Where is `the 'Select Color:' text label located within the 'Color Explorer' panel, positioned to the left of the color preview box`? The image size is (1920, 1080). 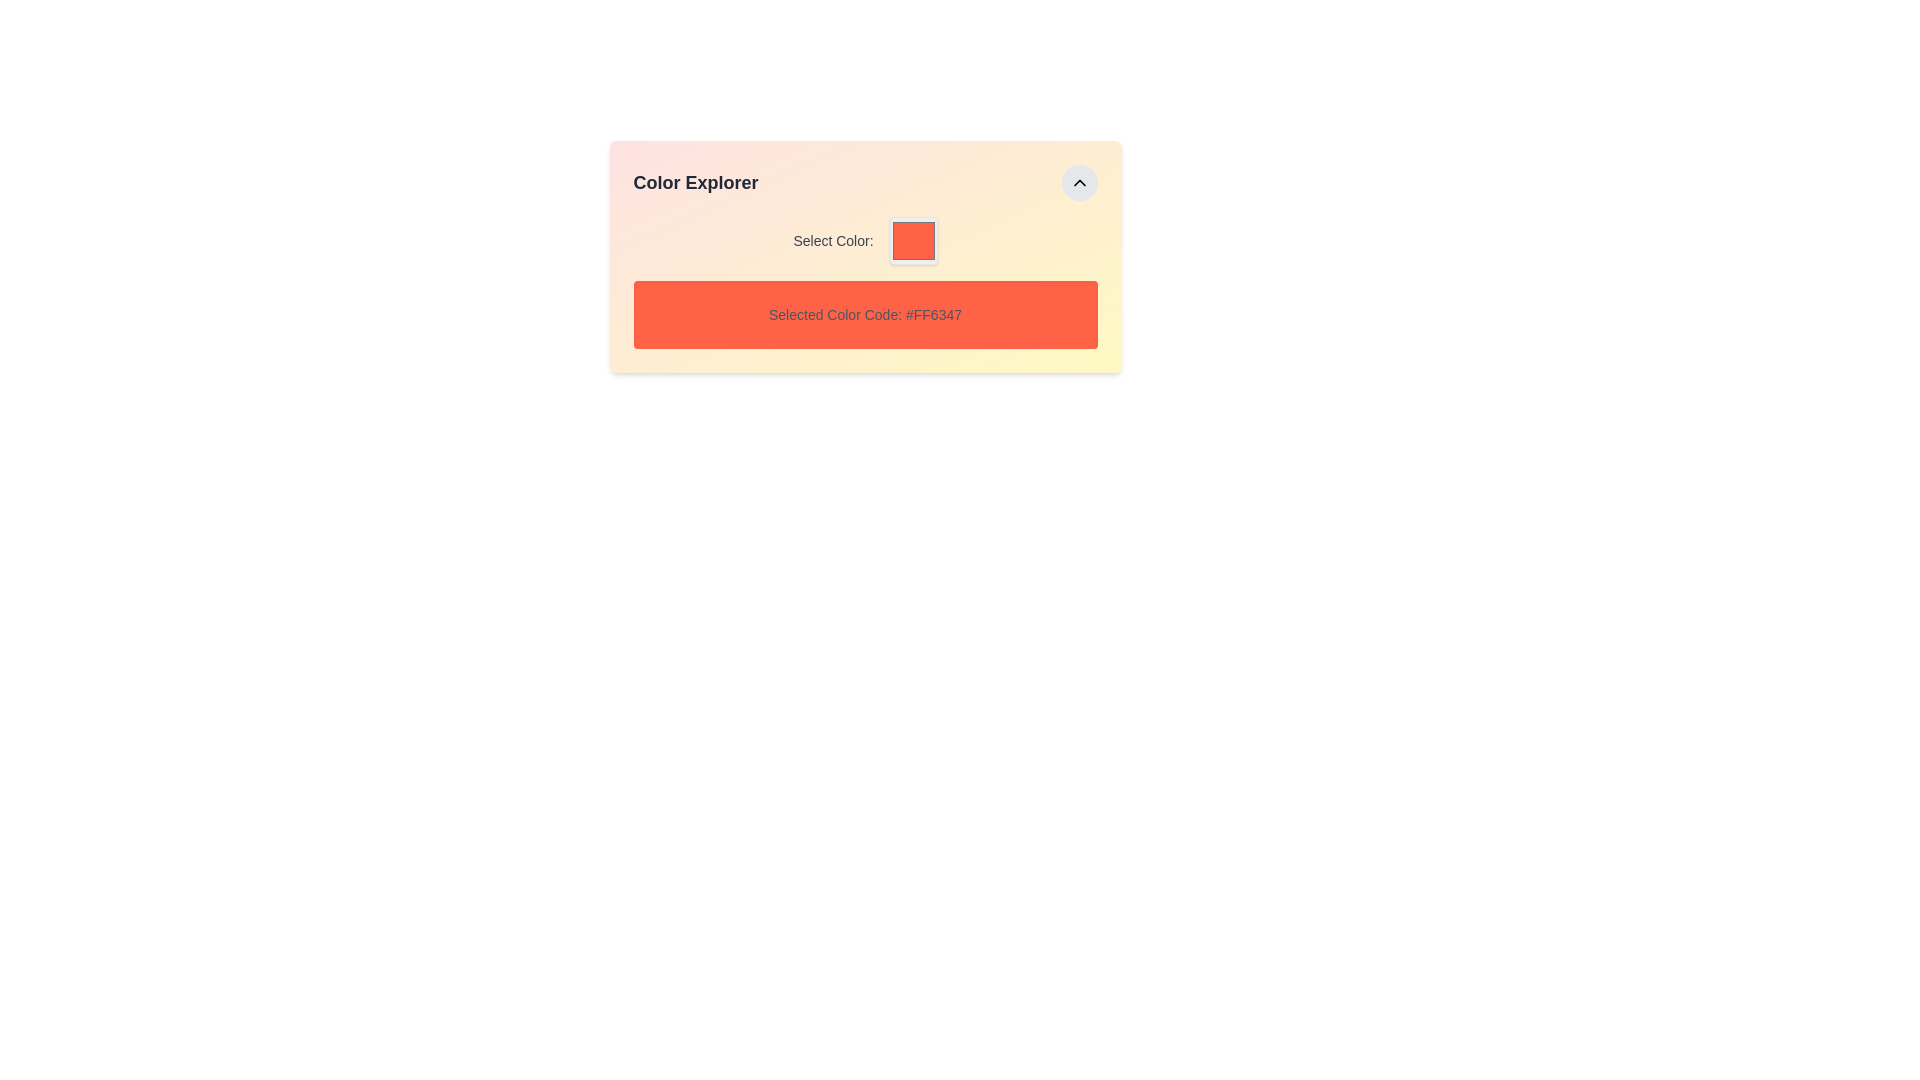 the 'Select Color:' text label located within the 'Color Explorer' panel, positioned to the left of the color preview box is located at coordinates (833, 239).